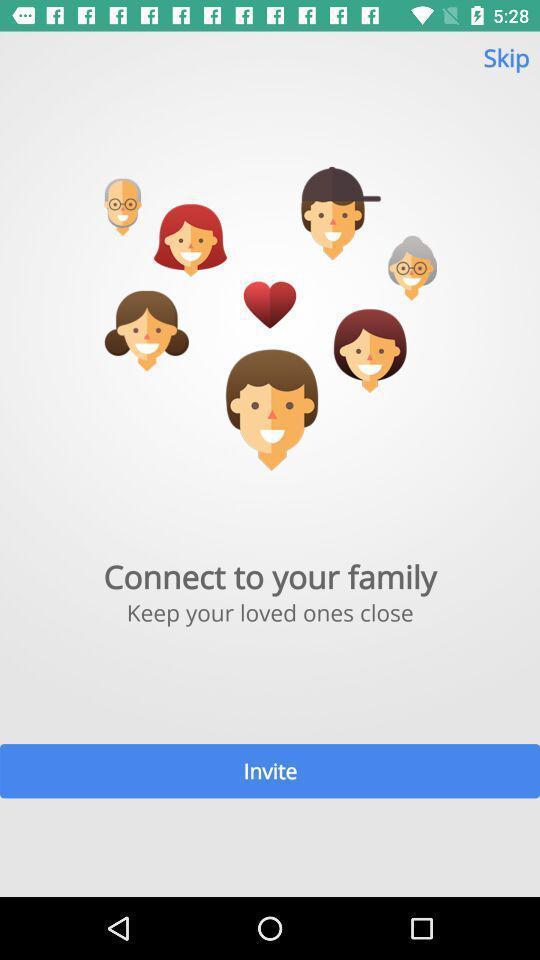 The height and width of the screenshot is (960, 540). I want to click on the skip item, so click(505, 66).